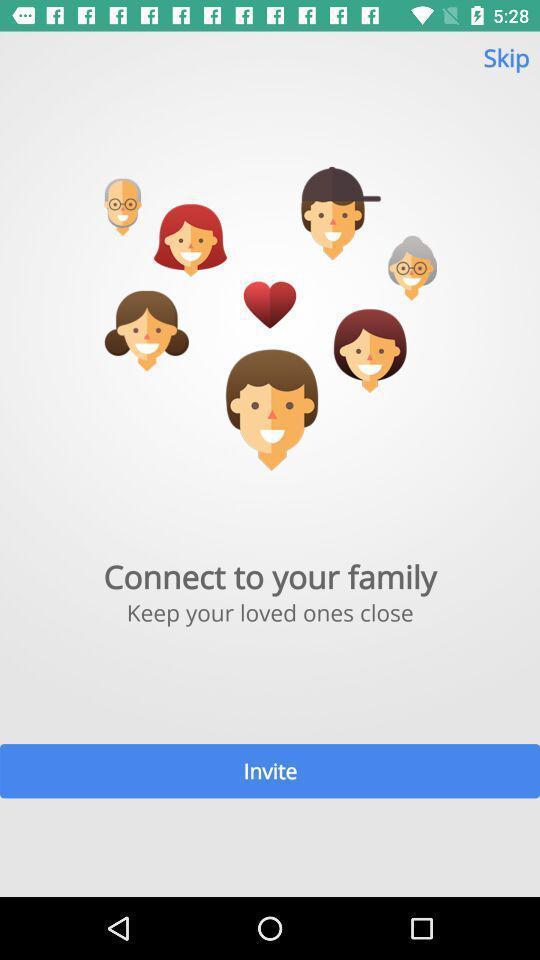 The height and width of the screenshot is (960, 540). I want to click on the skip item, so click(505, 66).